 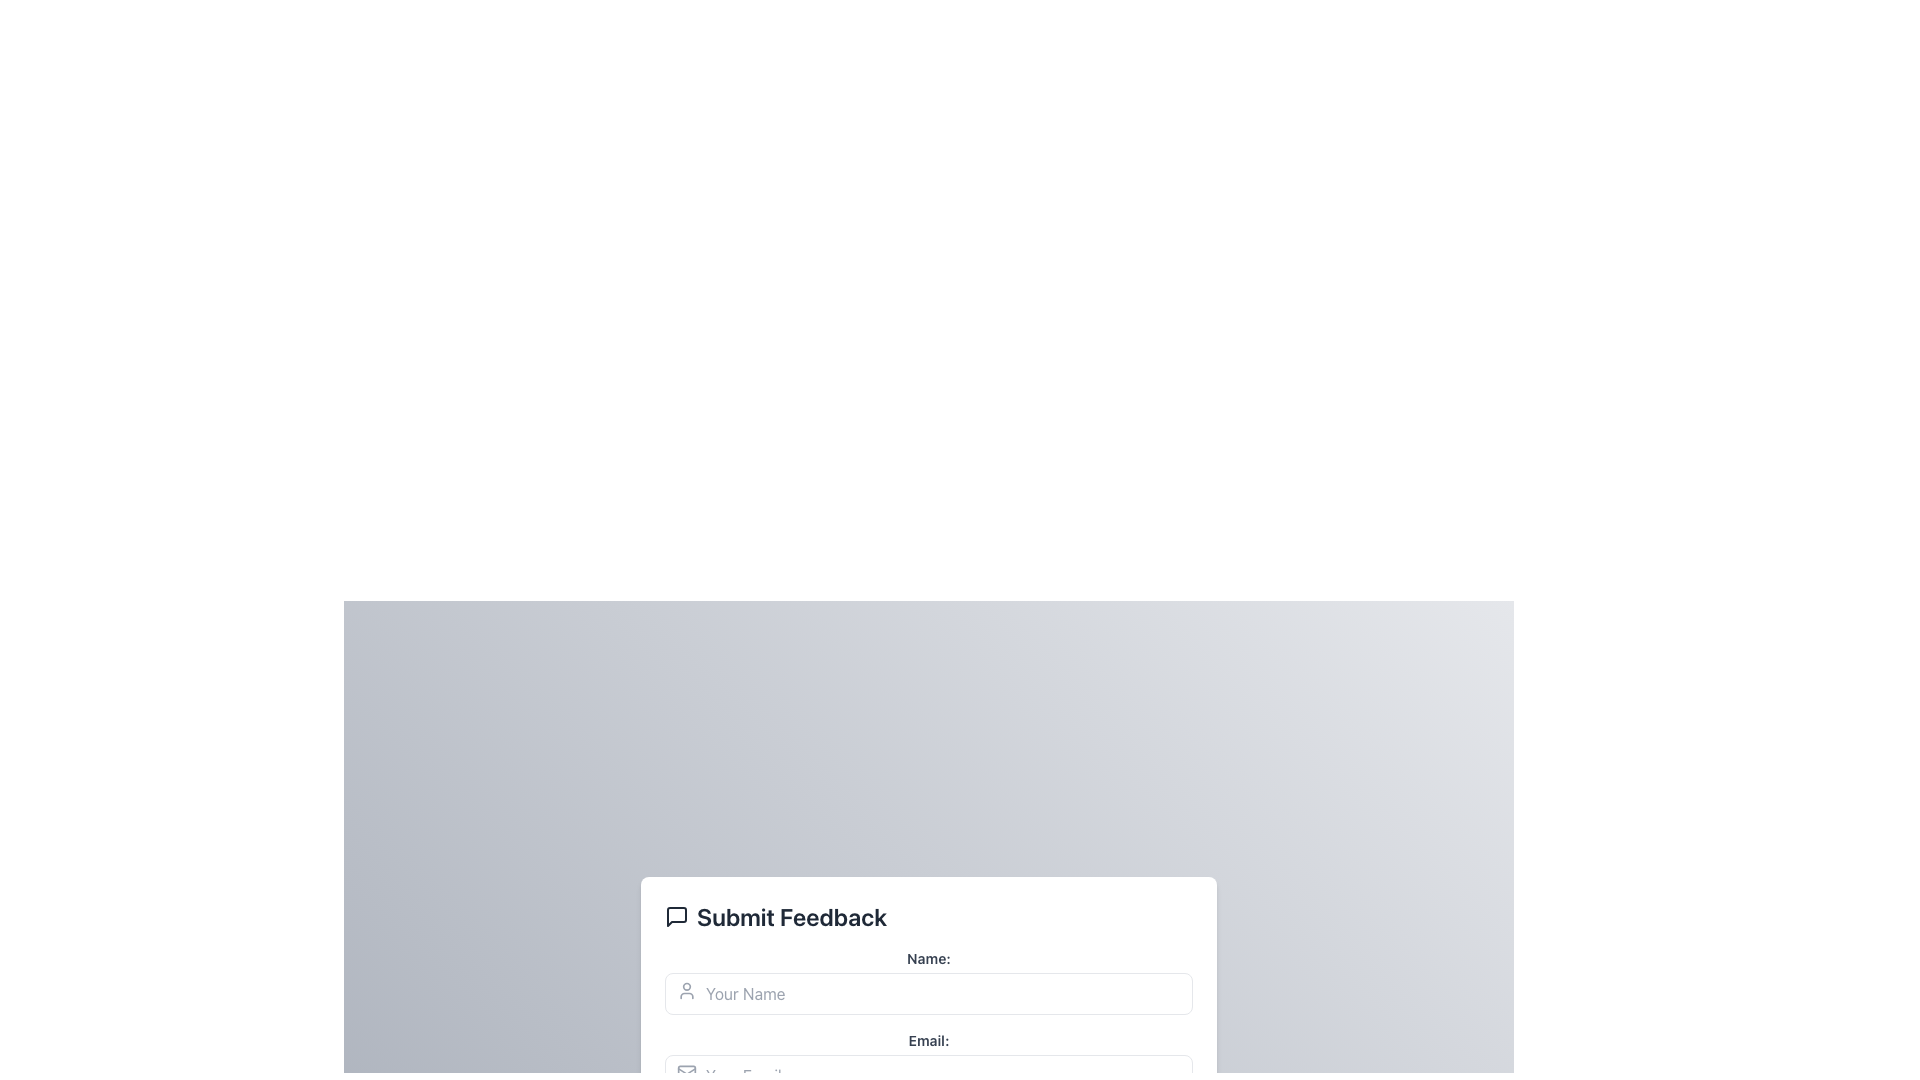 I want to click on the rectangular SVG graphic element that is part of the mail icon in the feedback form, so click(x=686, y=1071).